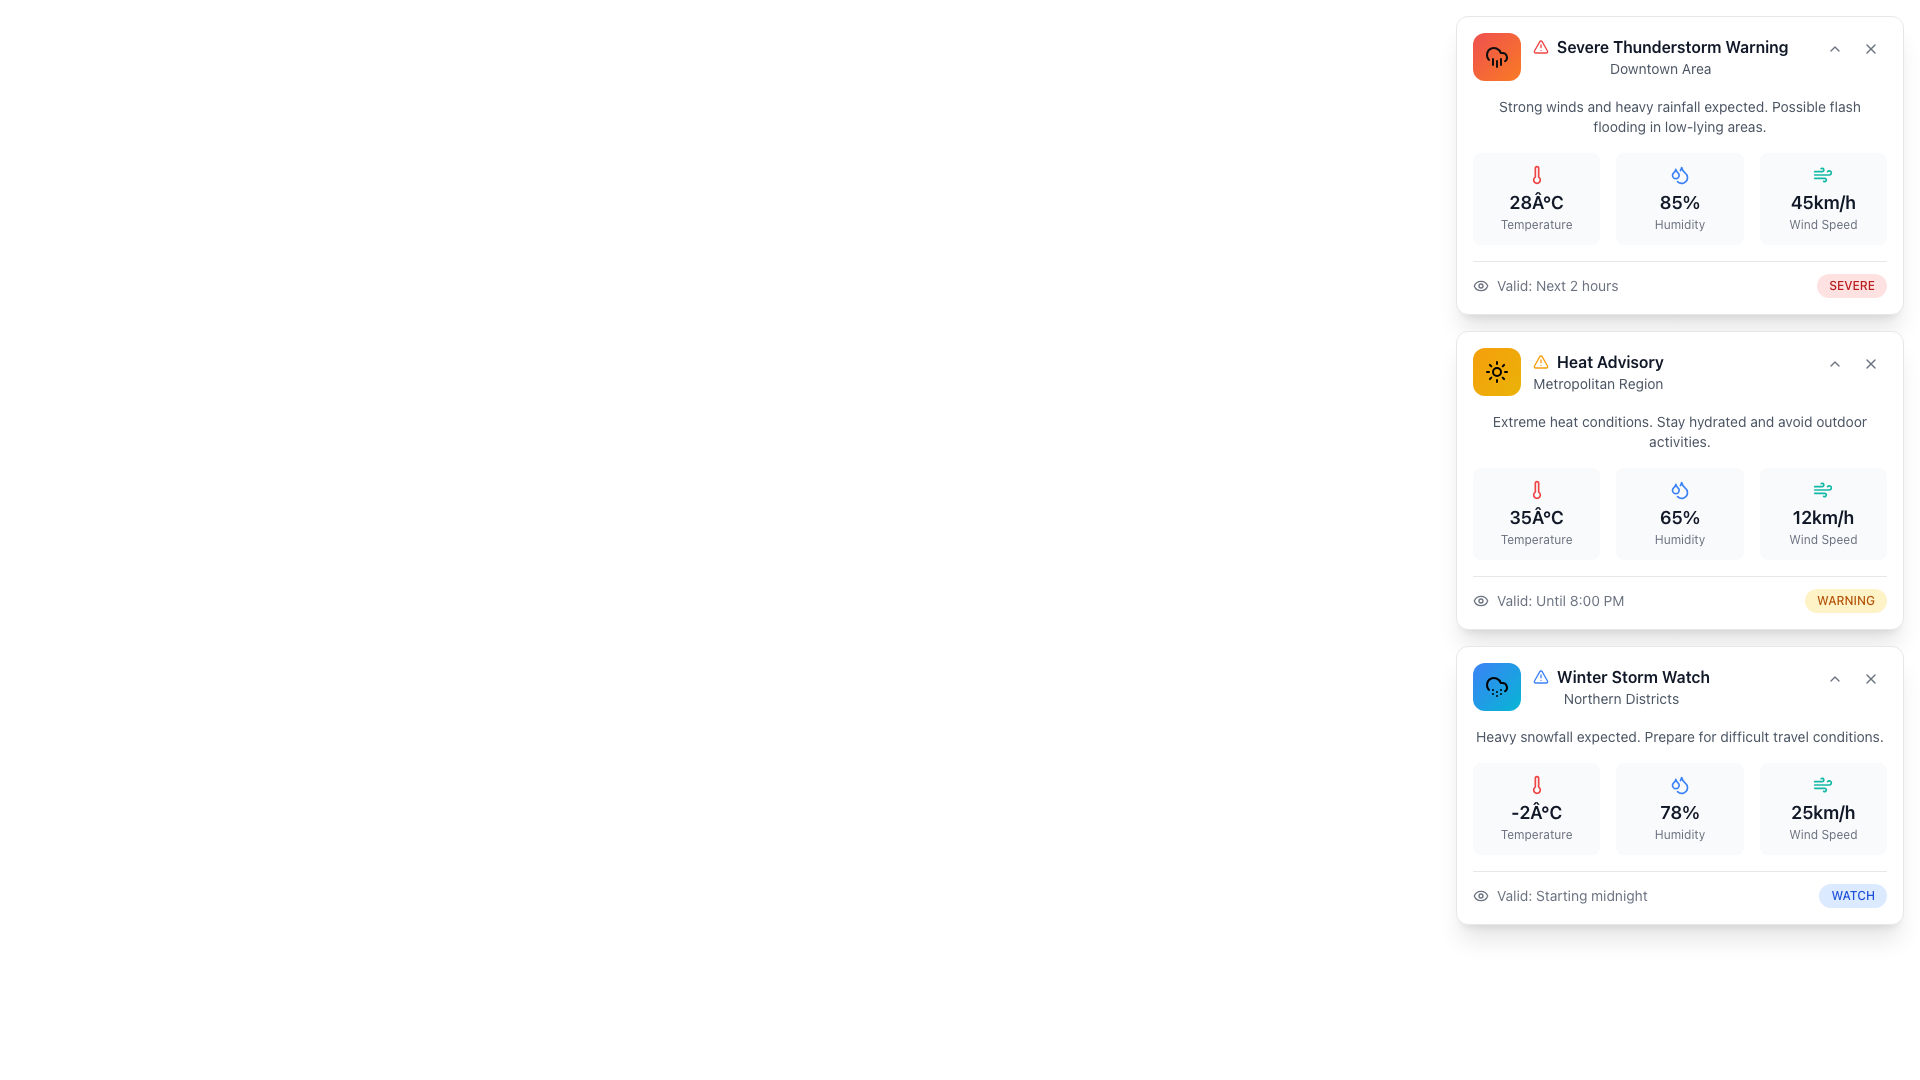  Describe the element at coordinates (1680, 116) in the screenshot. I see `the static text block that alerts users about specific weather conditions, which reads: 'Strong winds and heavy rainfall expected. Possible flash flooding in low-lying areas.' This text is styled in gray and is positioned beneath the headline 'Severe Thunderstorm Warning'` at that location.